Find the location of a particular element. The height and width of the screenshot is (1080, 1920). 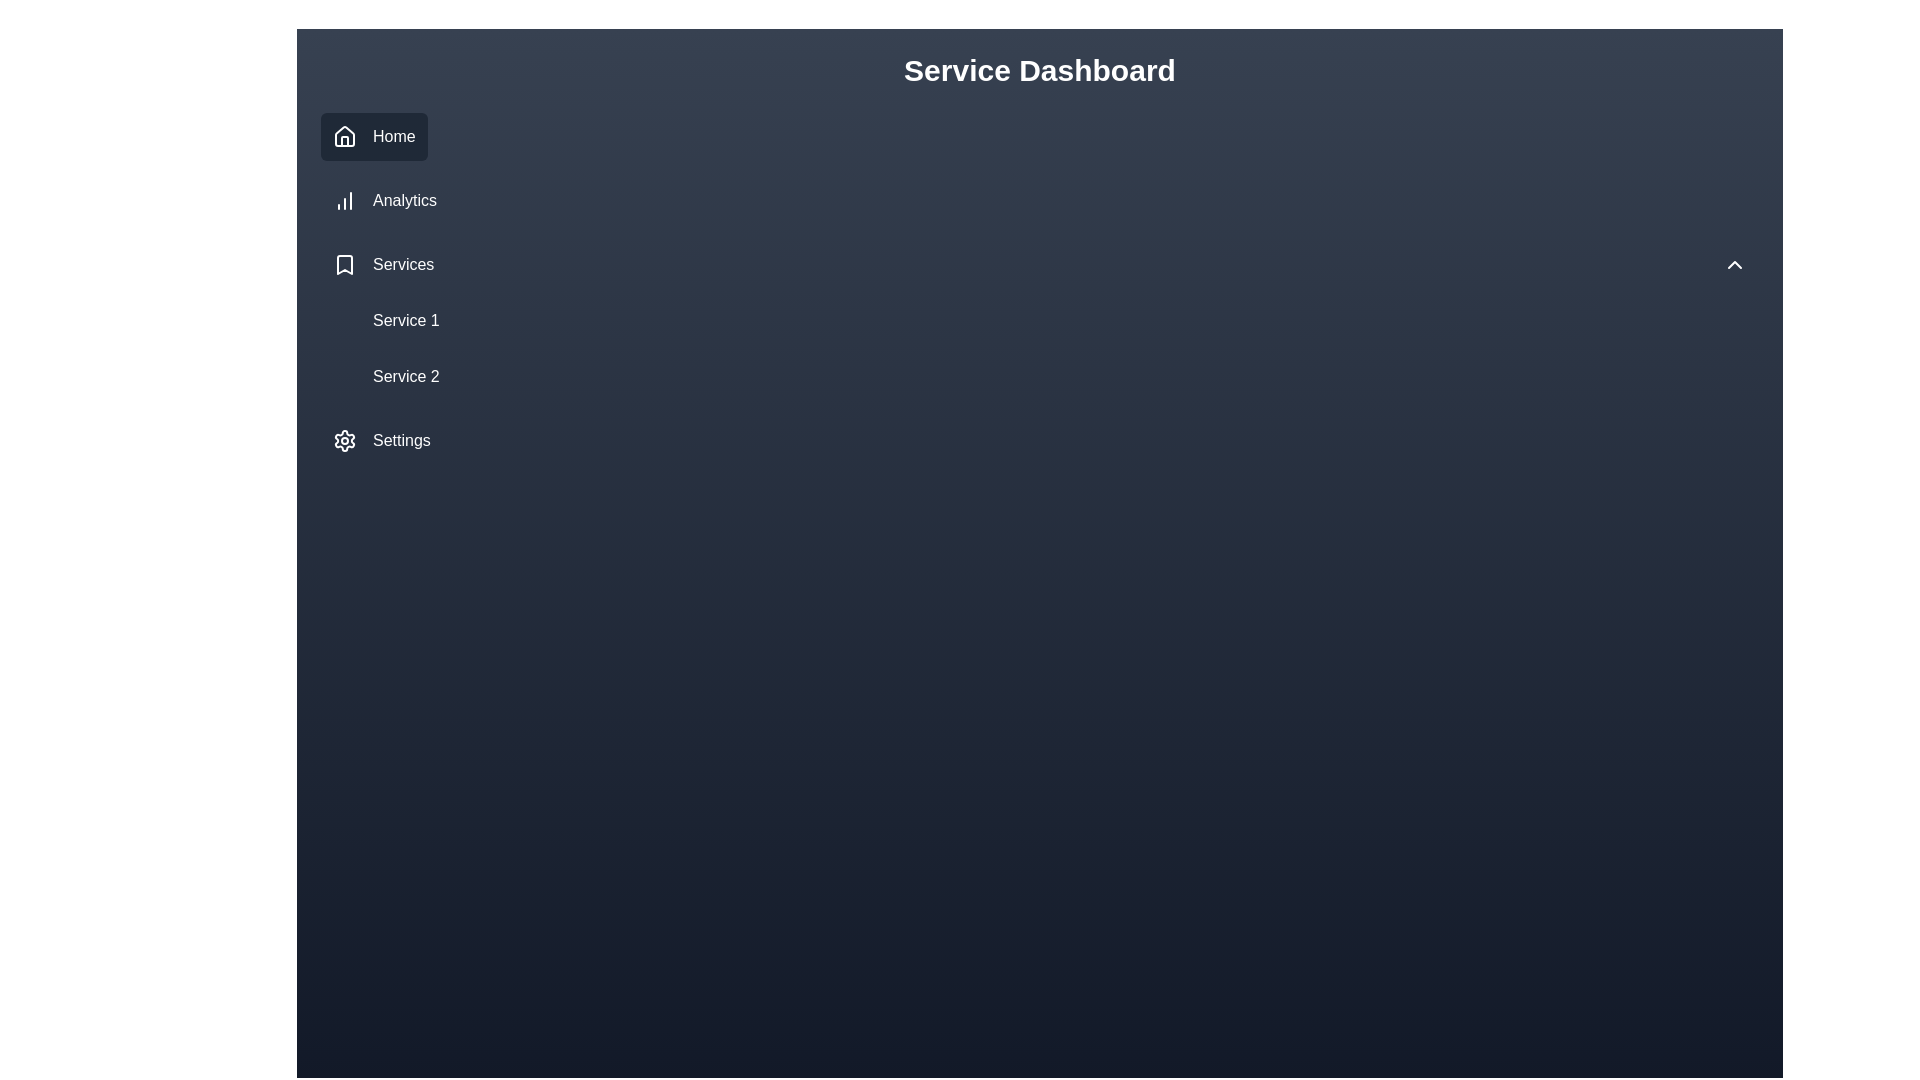

the house-shaped icon in the vertical navigation menu, which is located on the left sidebar next to the 'Home' text and above the 'Analytics' menu item is located at coordinates (345, 136).